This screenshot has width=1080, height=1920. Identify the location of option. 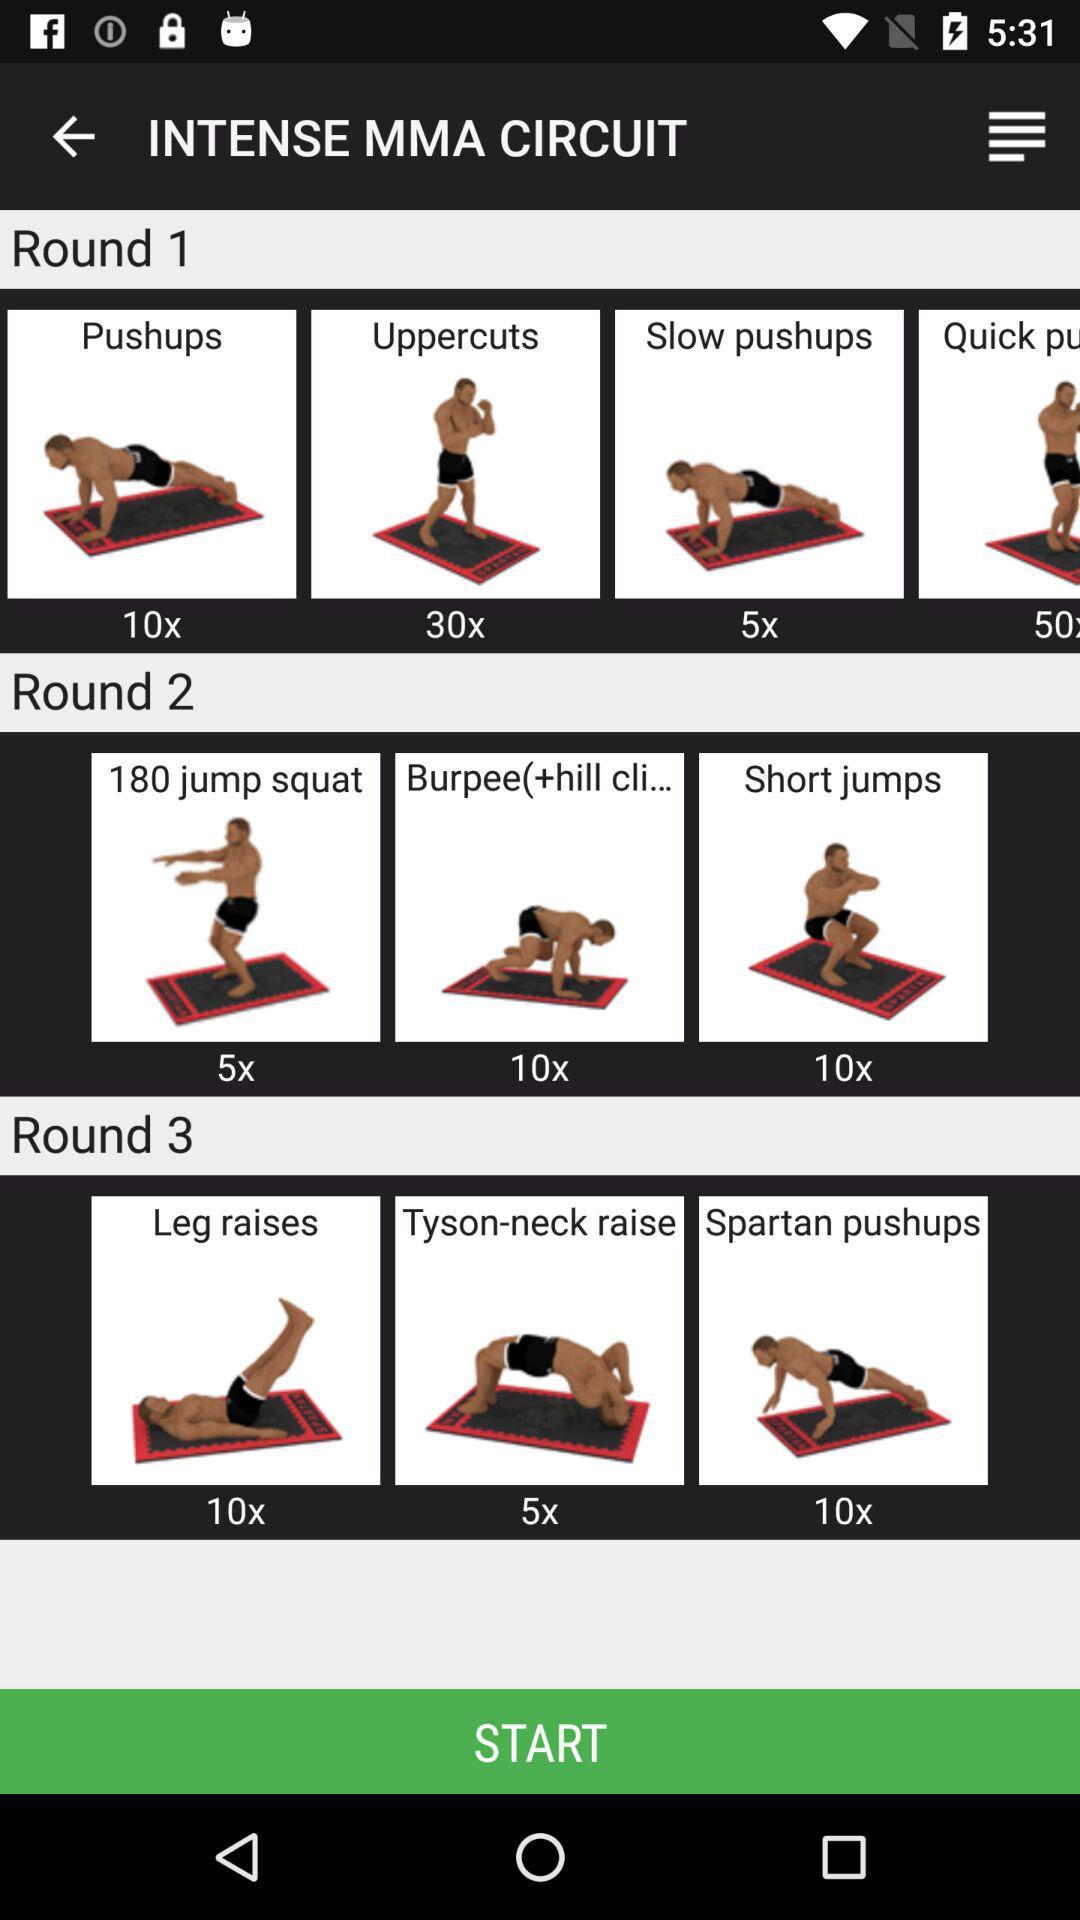
(150, 477).